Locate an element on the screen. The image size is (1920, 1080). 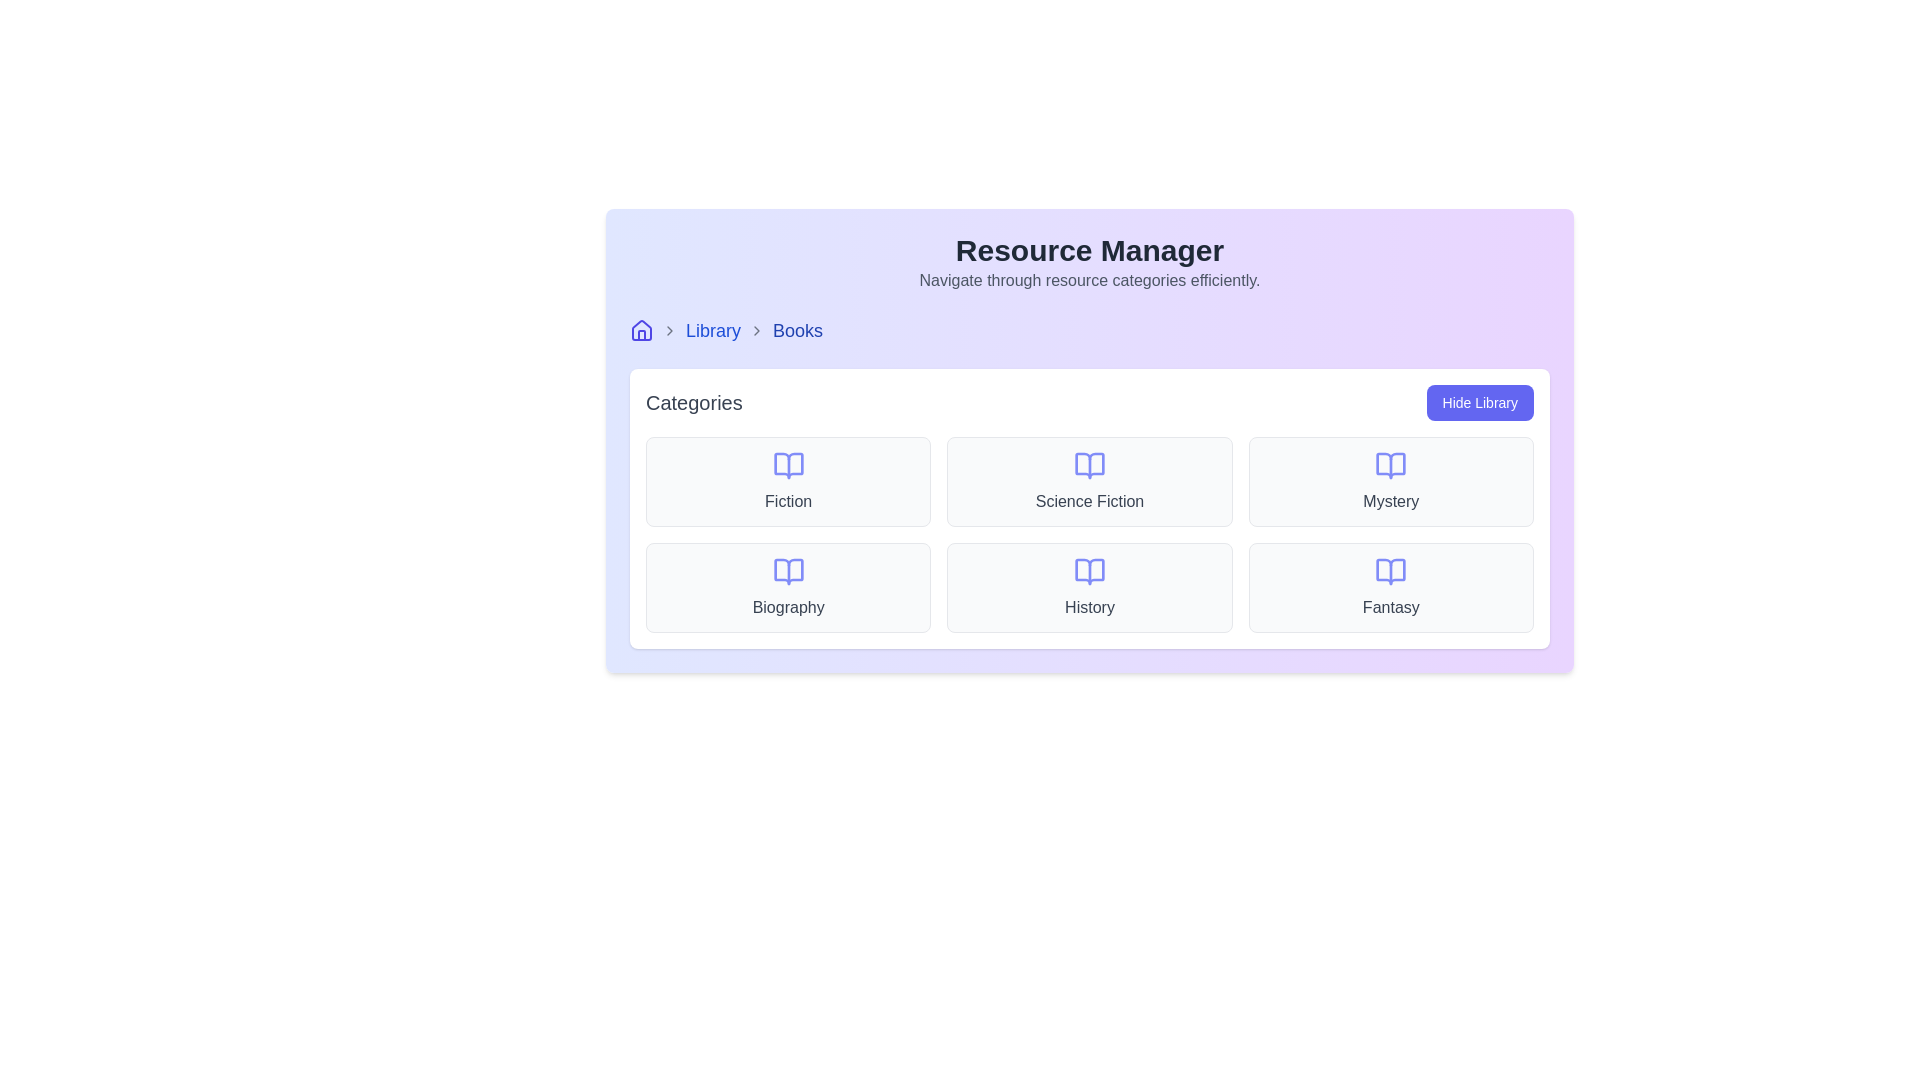
the indigo open book icon representing the 'Mystery' category in the category selection panel is located at coordinates (1390, 466).